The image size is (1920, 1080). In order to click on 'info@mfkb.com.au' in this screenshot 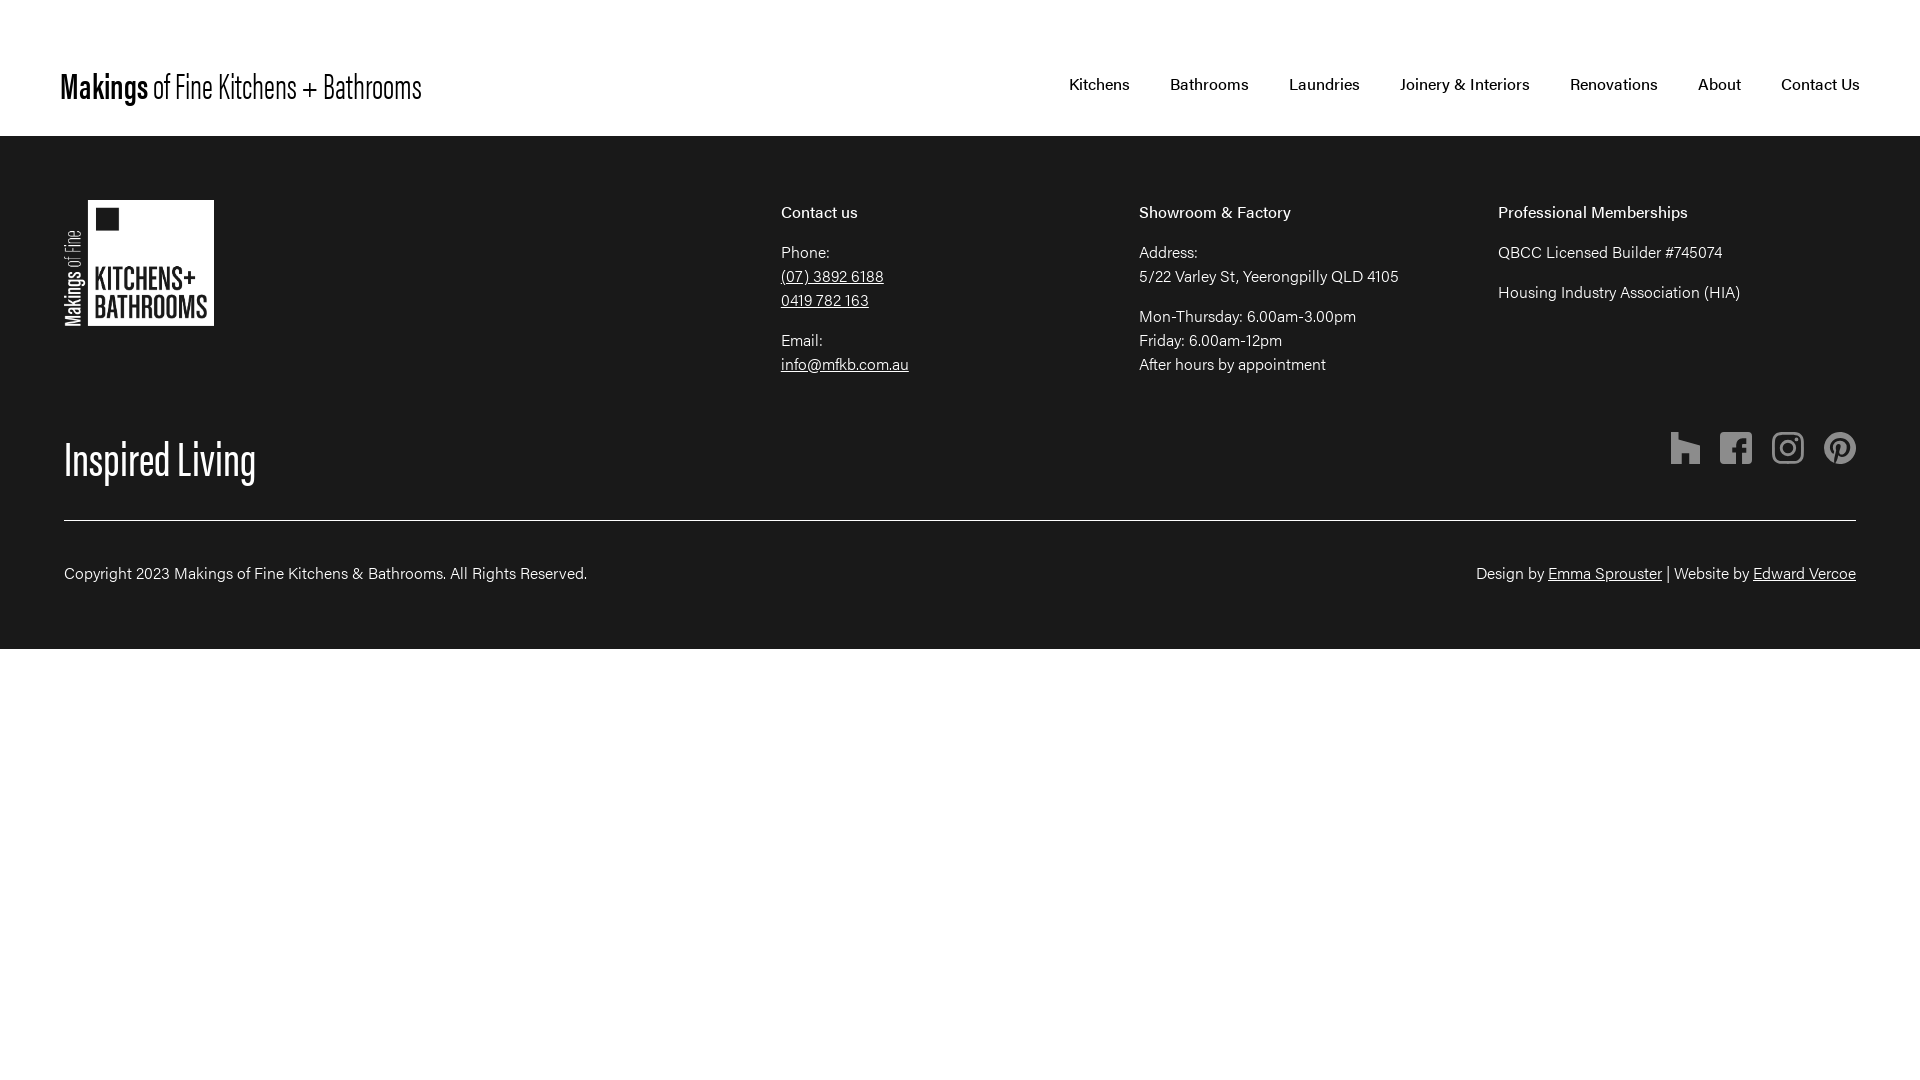, I will do `click(844, 363)`.